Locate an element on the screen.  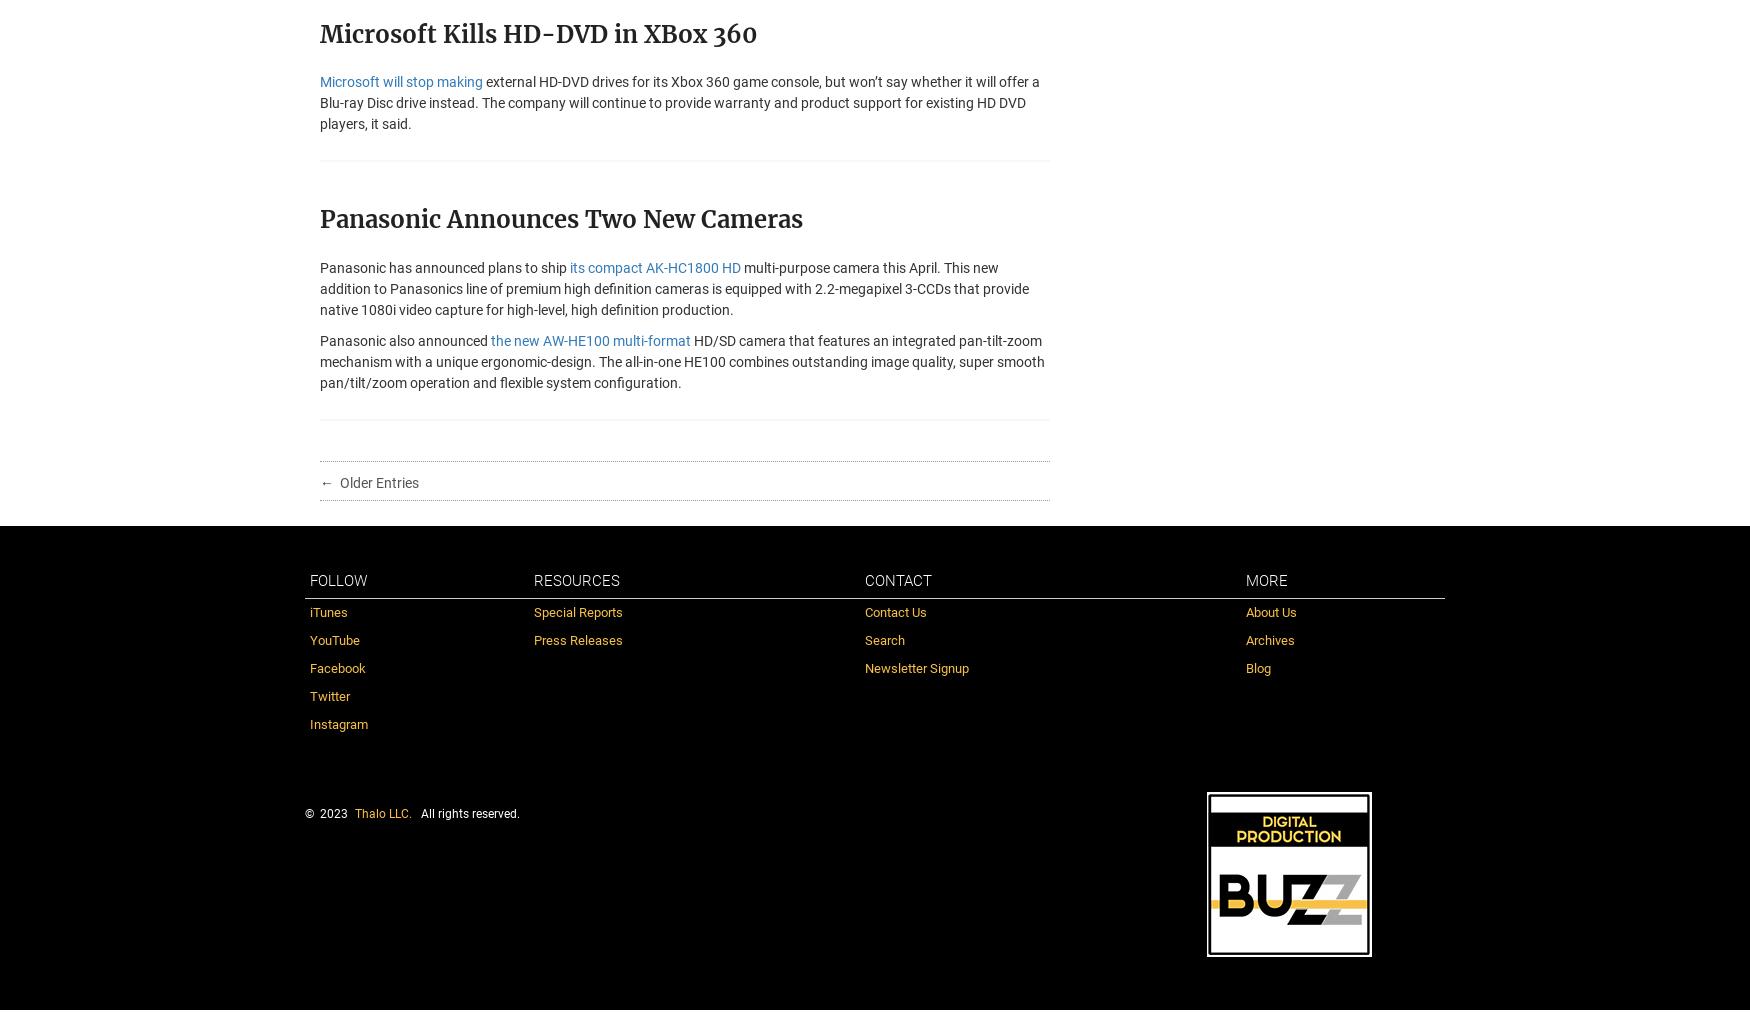
'©  2023' is located at coordinates (326, 813).